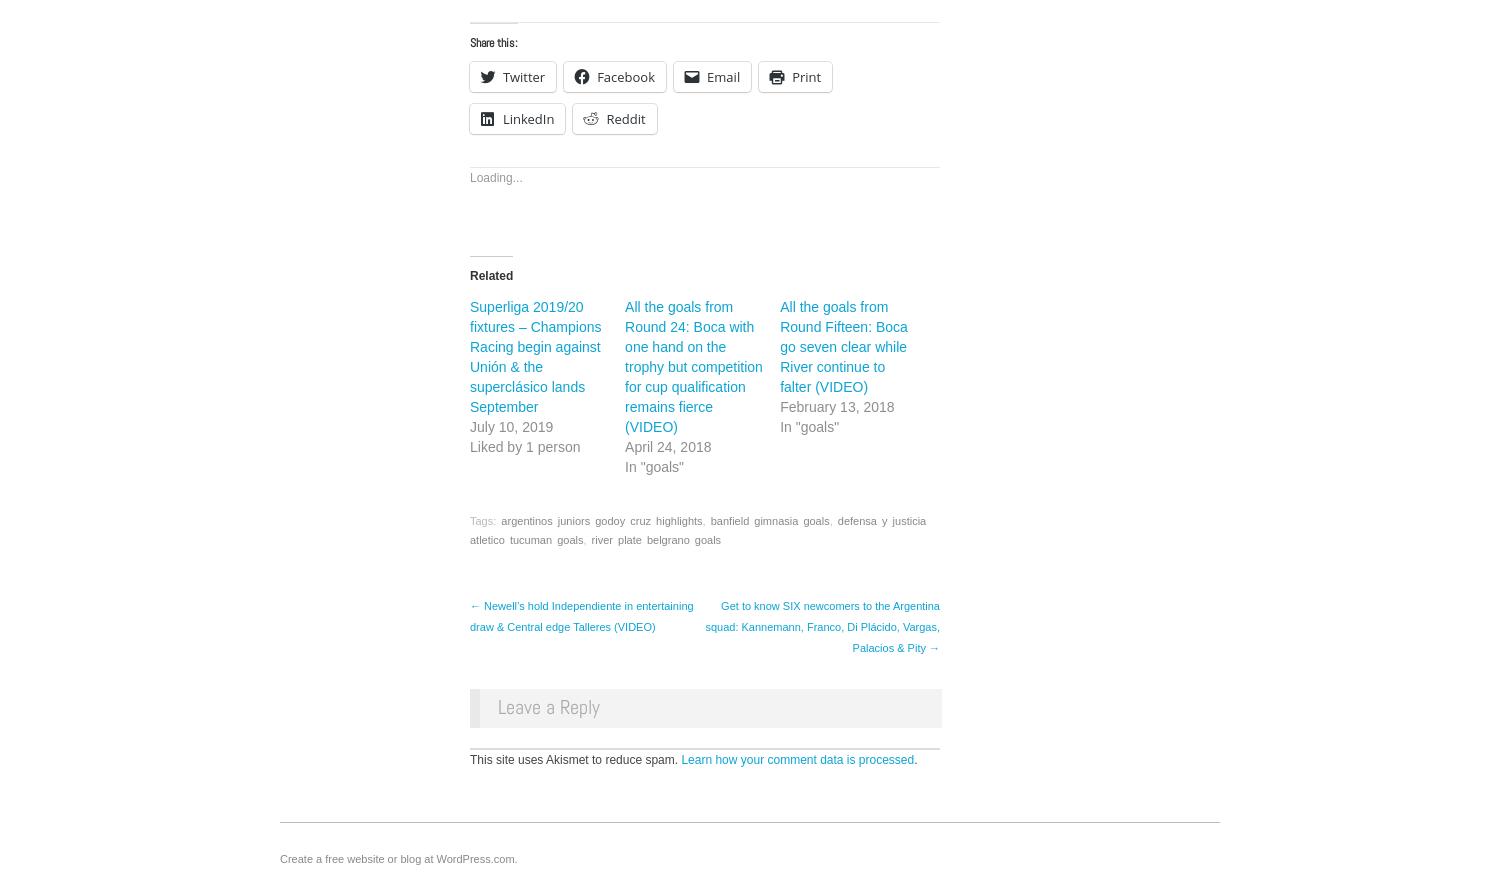 The width and height of the screenshot is (1500, 896). What do you see at coordinates (468, 616) in the screenshot?
I see `'Post navigation'` at bounding box center [468, 616].